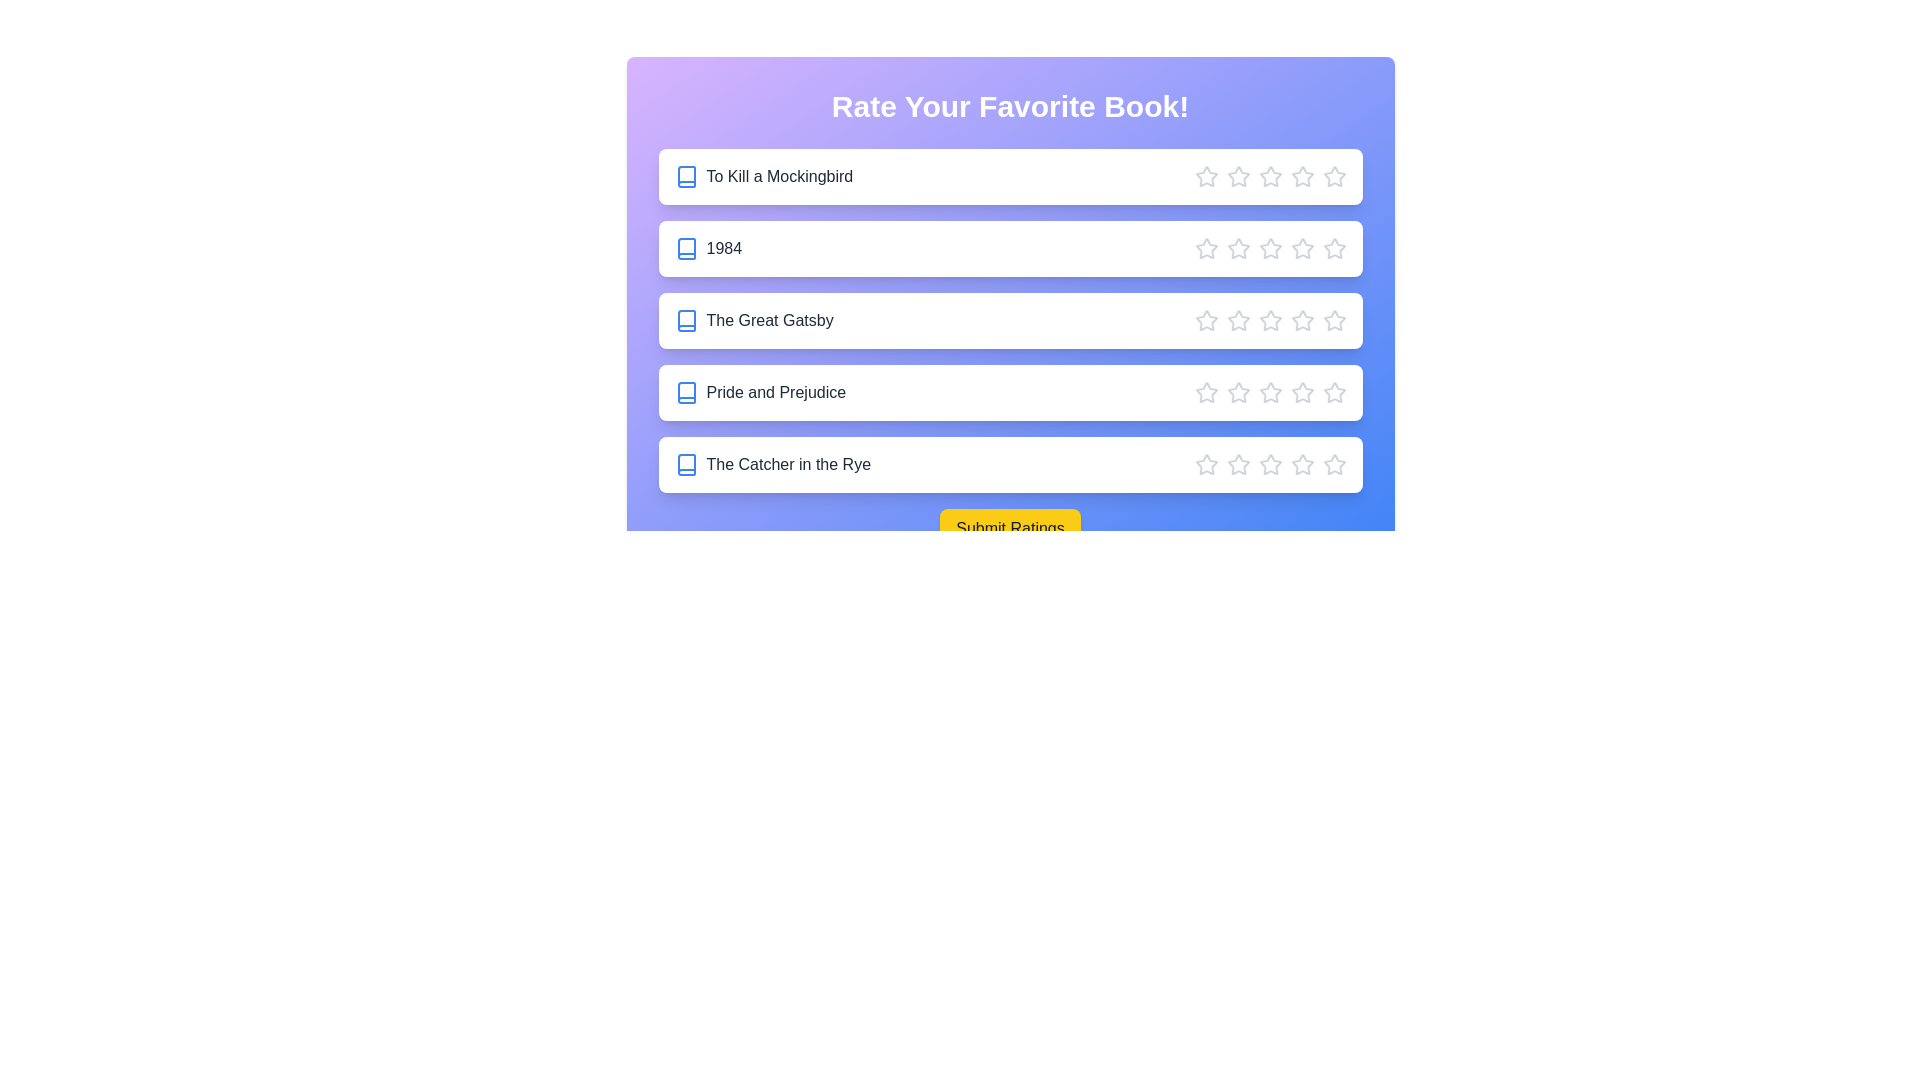 This screenshot has height=1080, width=1920. Describe the element at coordinates (1205, 393) in the screenshot. I see `the star corresponding to 1 stars for the book 'Pride and Prejudice'` at that location.